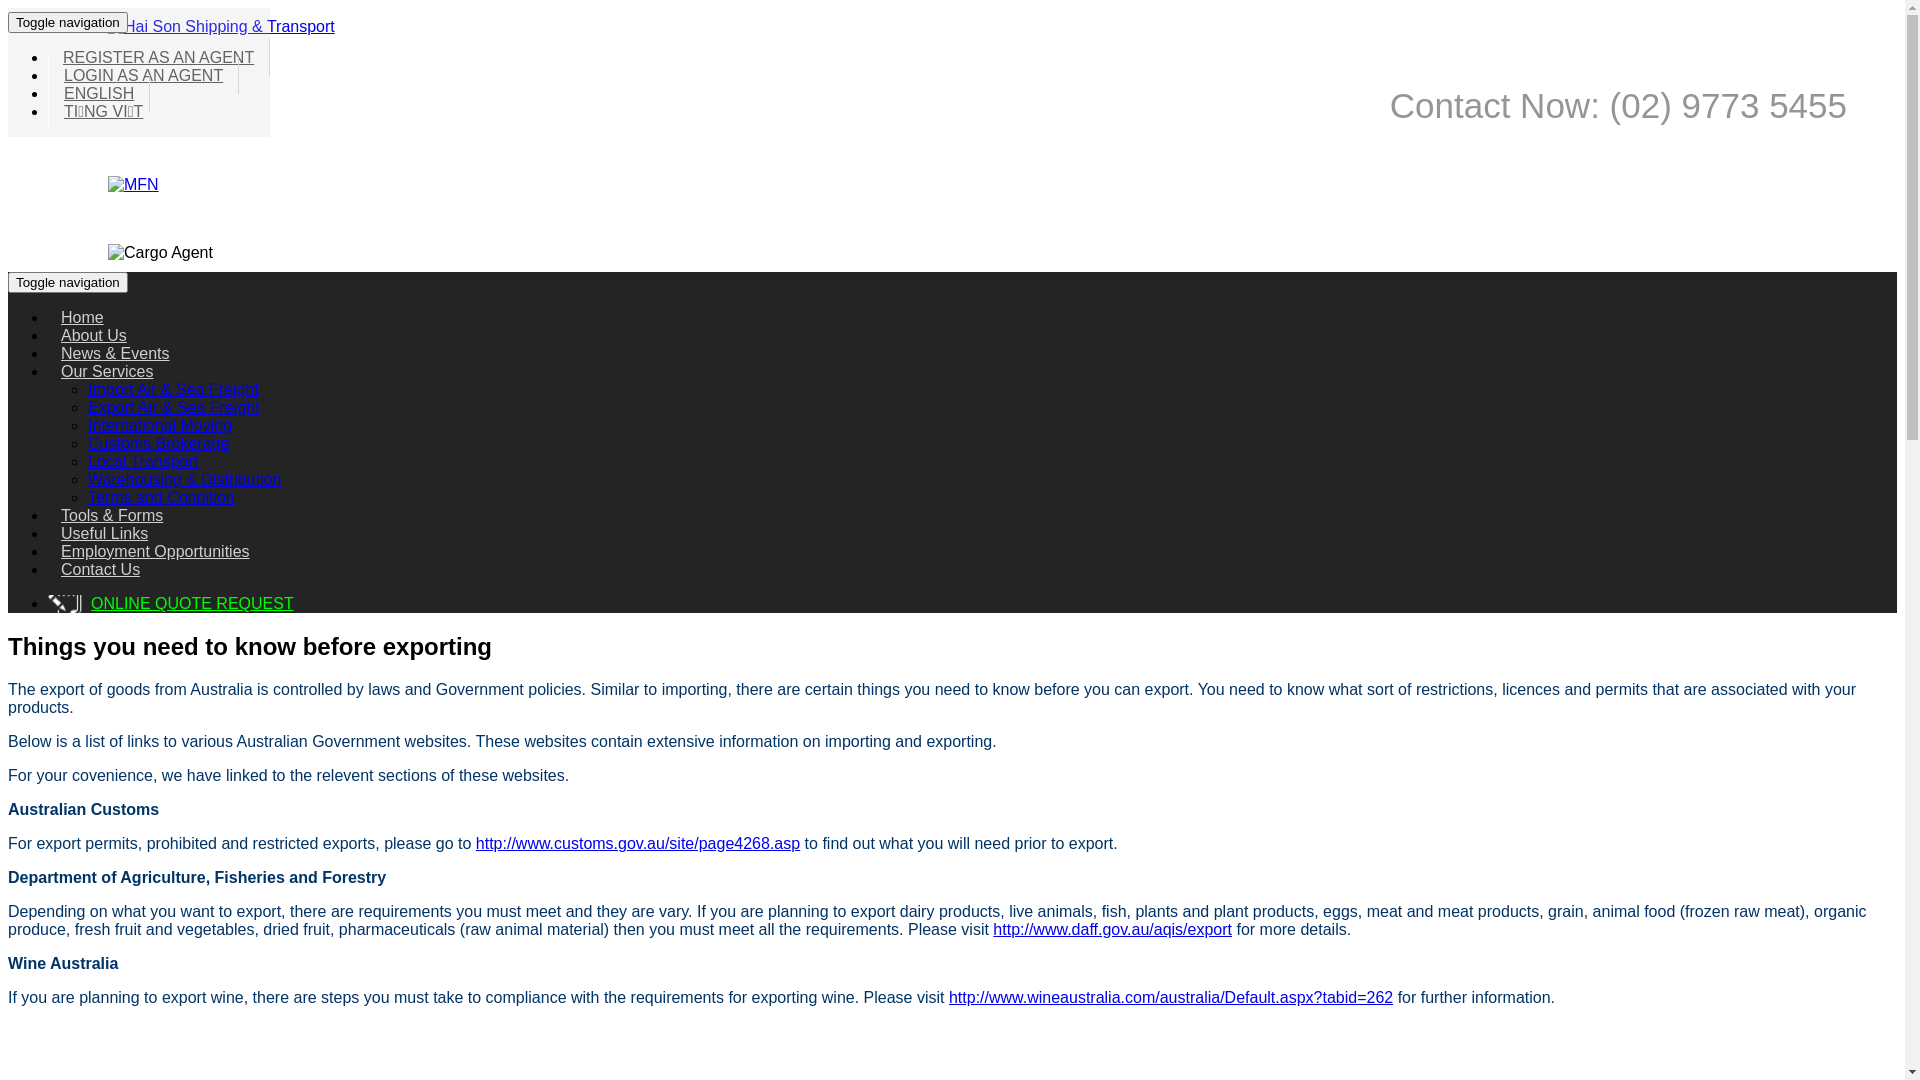 Image resolution: width=1920 pixels, height=1080 pixels. Describe the element at coordinates (48, 532) in the screenshot. I see `'Useful Links'` at that location.